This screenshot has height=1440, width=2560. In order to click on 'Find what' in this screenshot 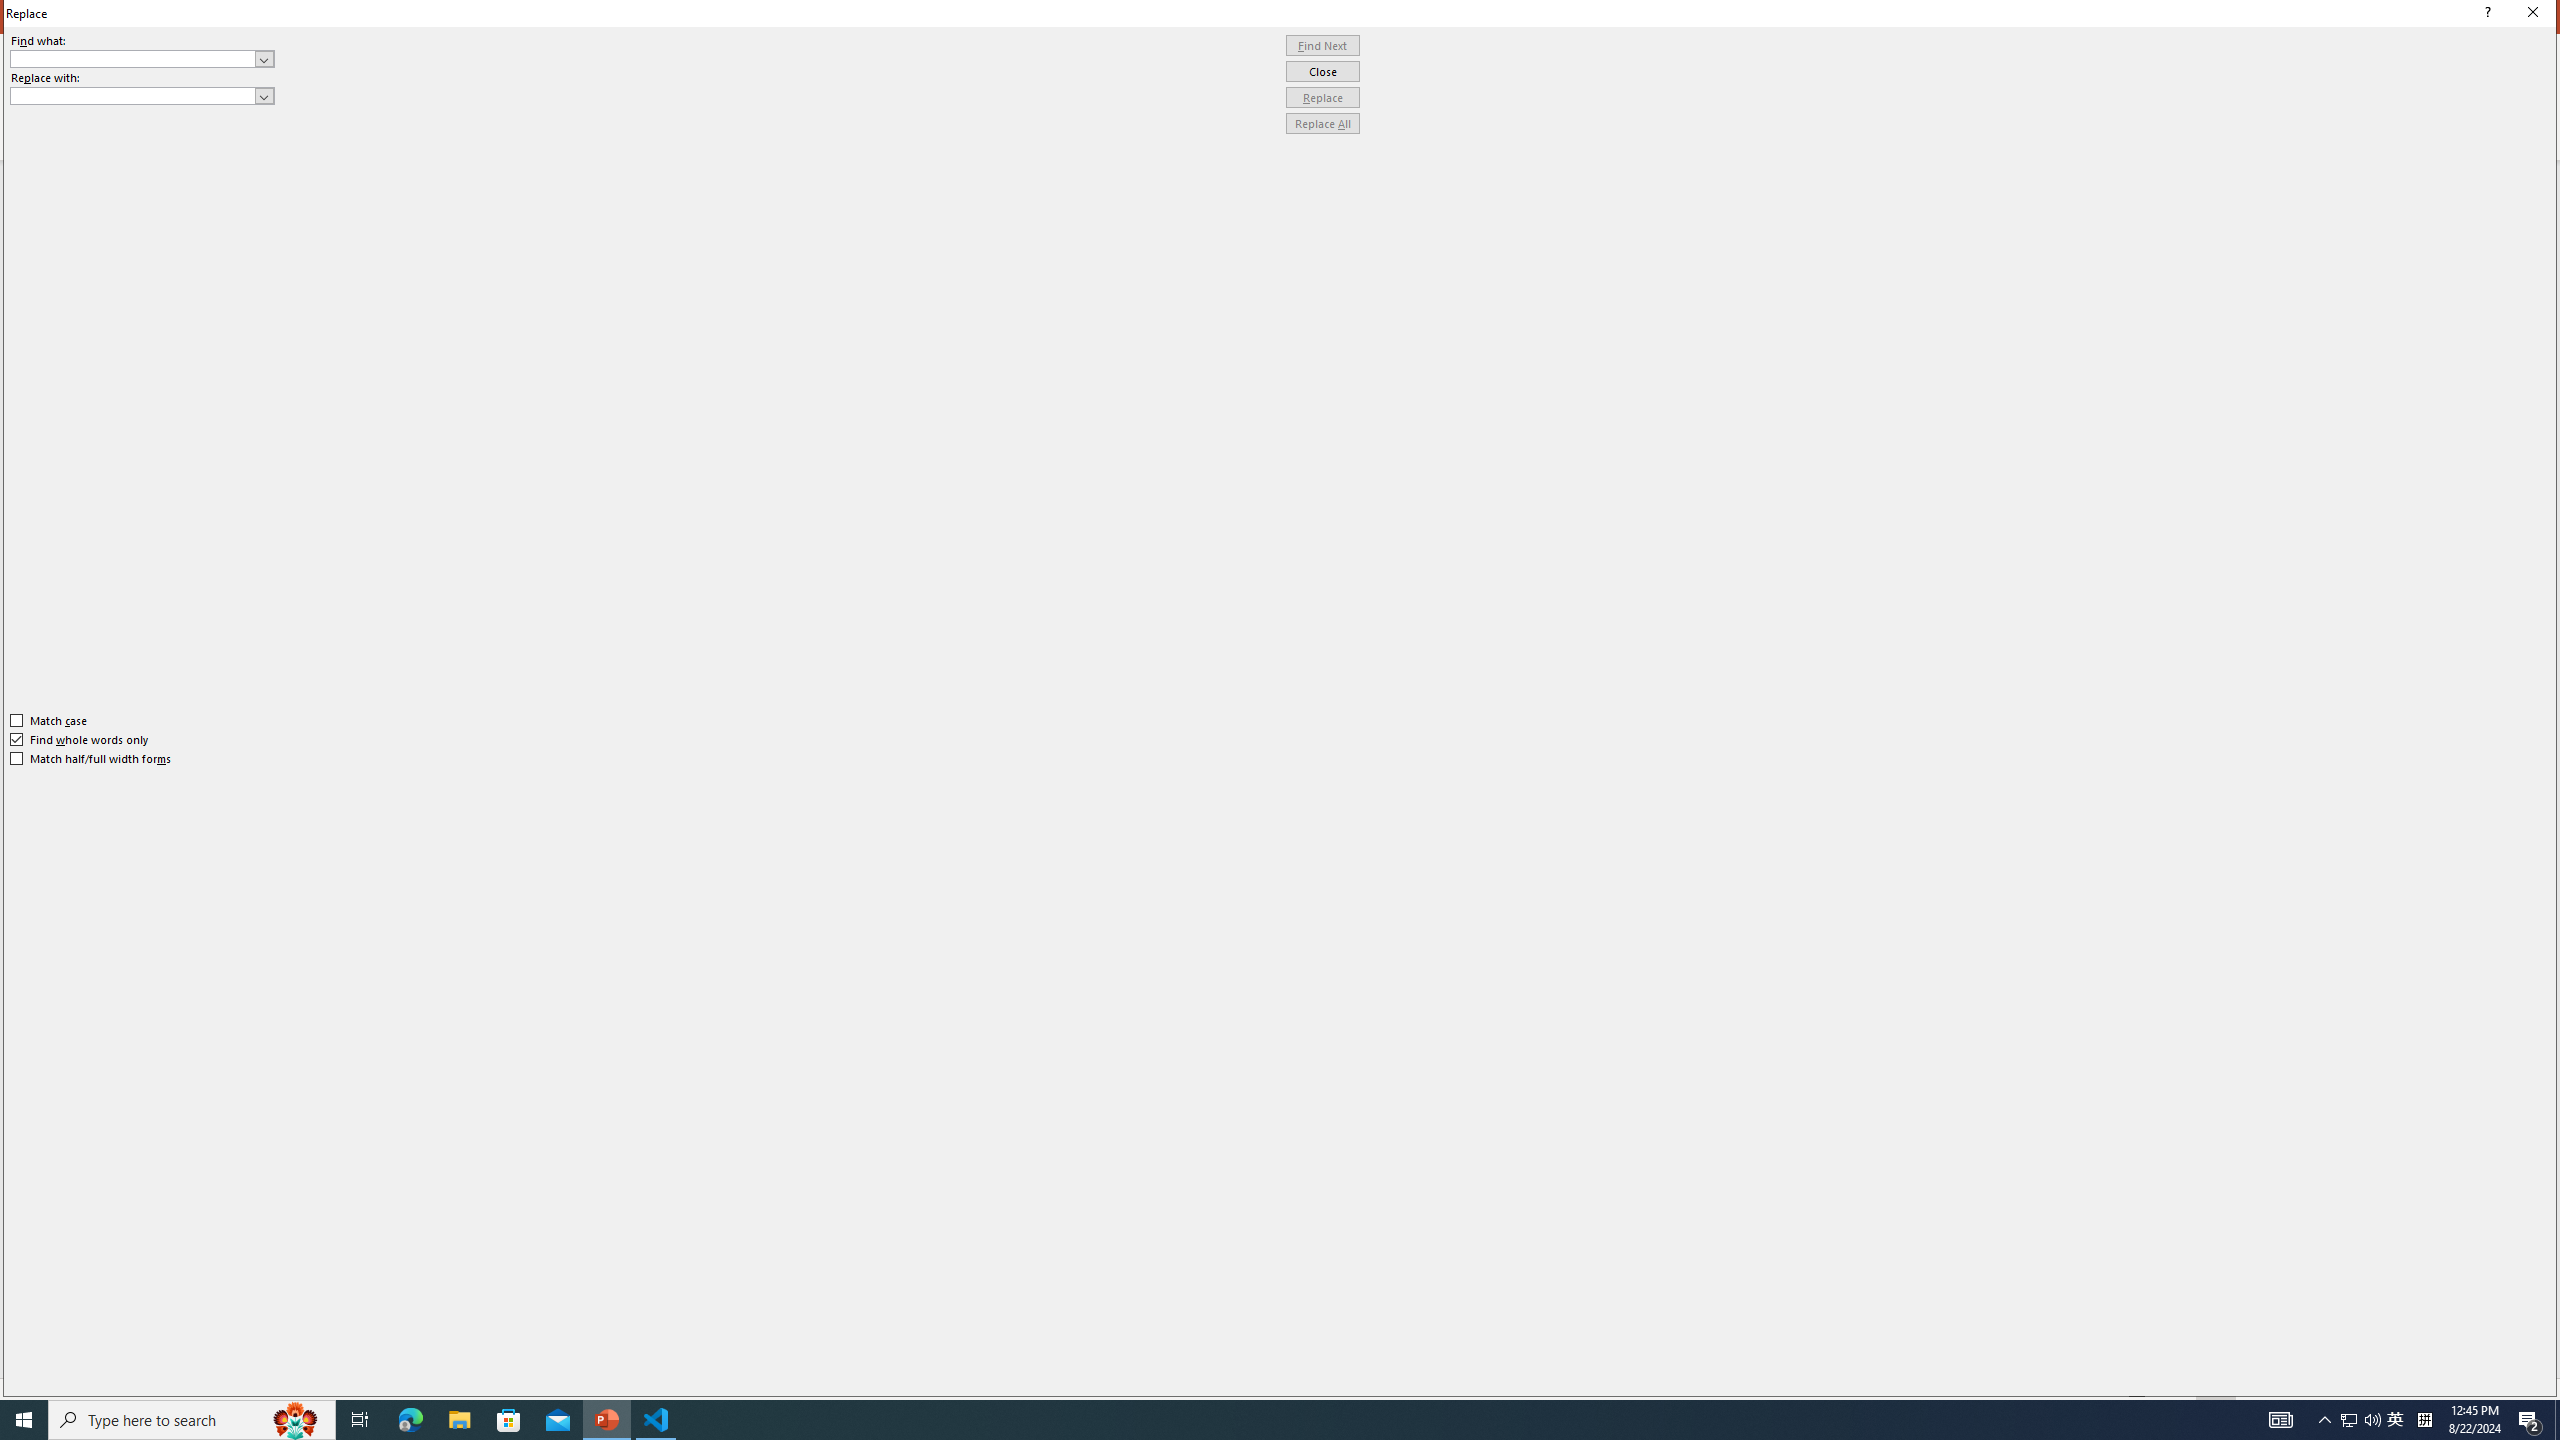, I will do `click(133, 58)`.